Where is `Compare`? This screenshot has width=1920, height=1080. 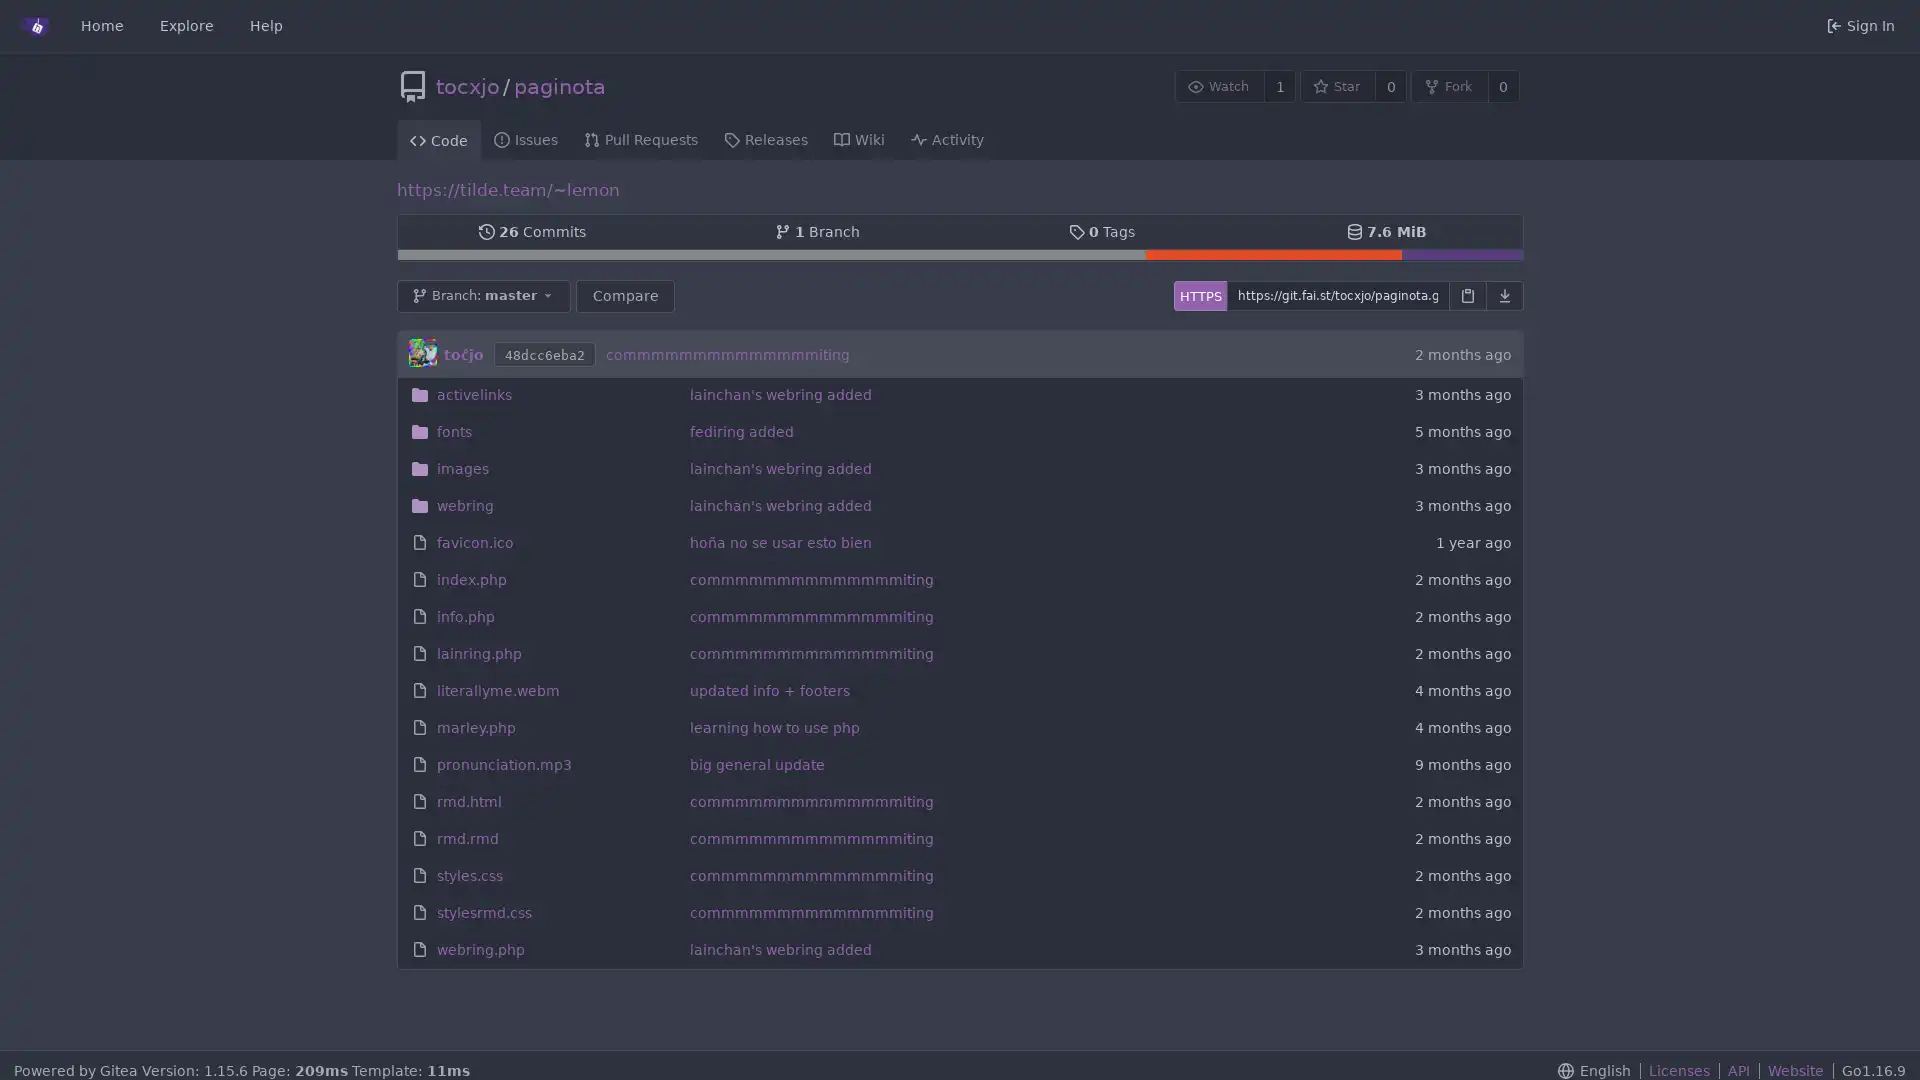
Compare is located at coordinates (623, 296).